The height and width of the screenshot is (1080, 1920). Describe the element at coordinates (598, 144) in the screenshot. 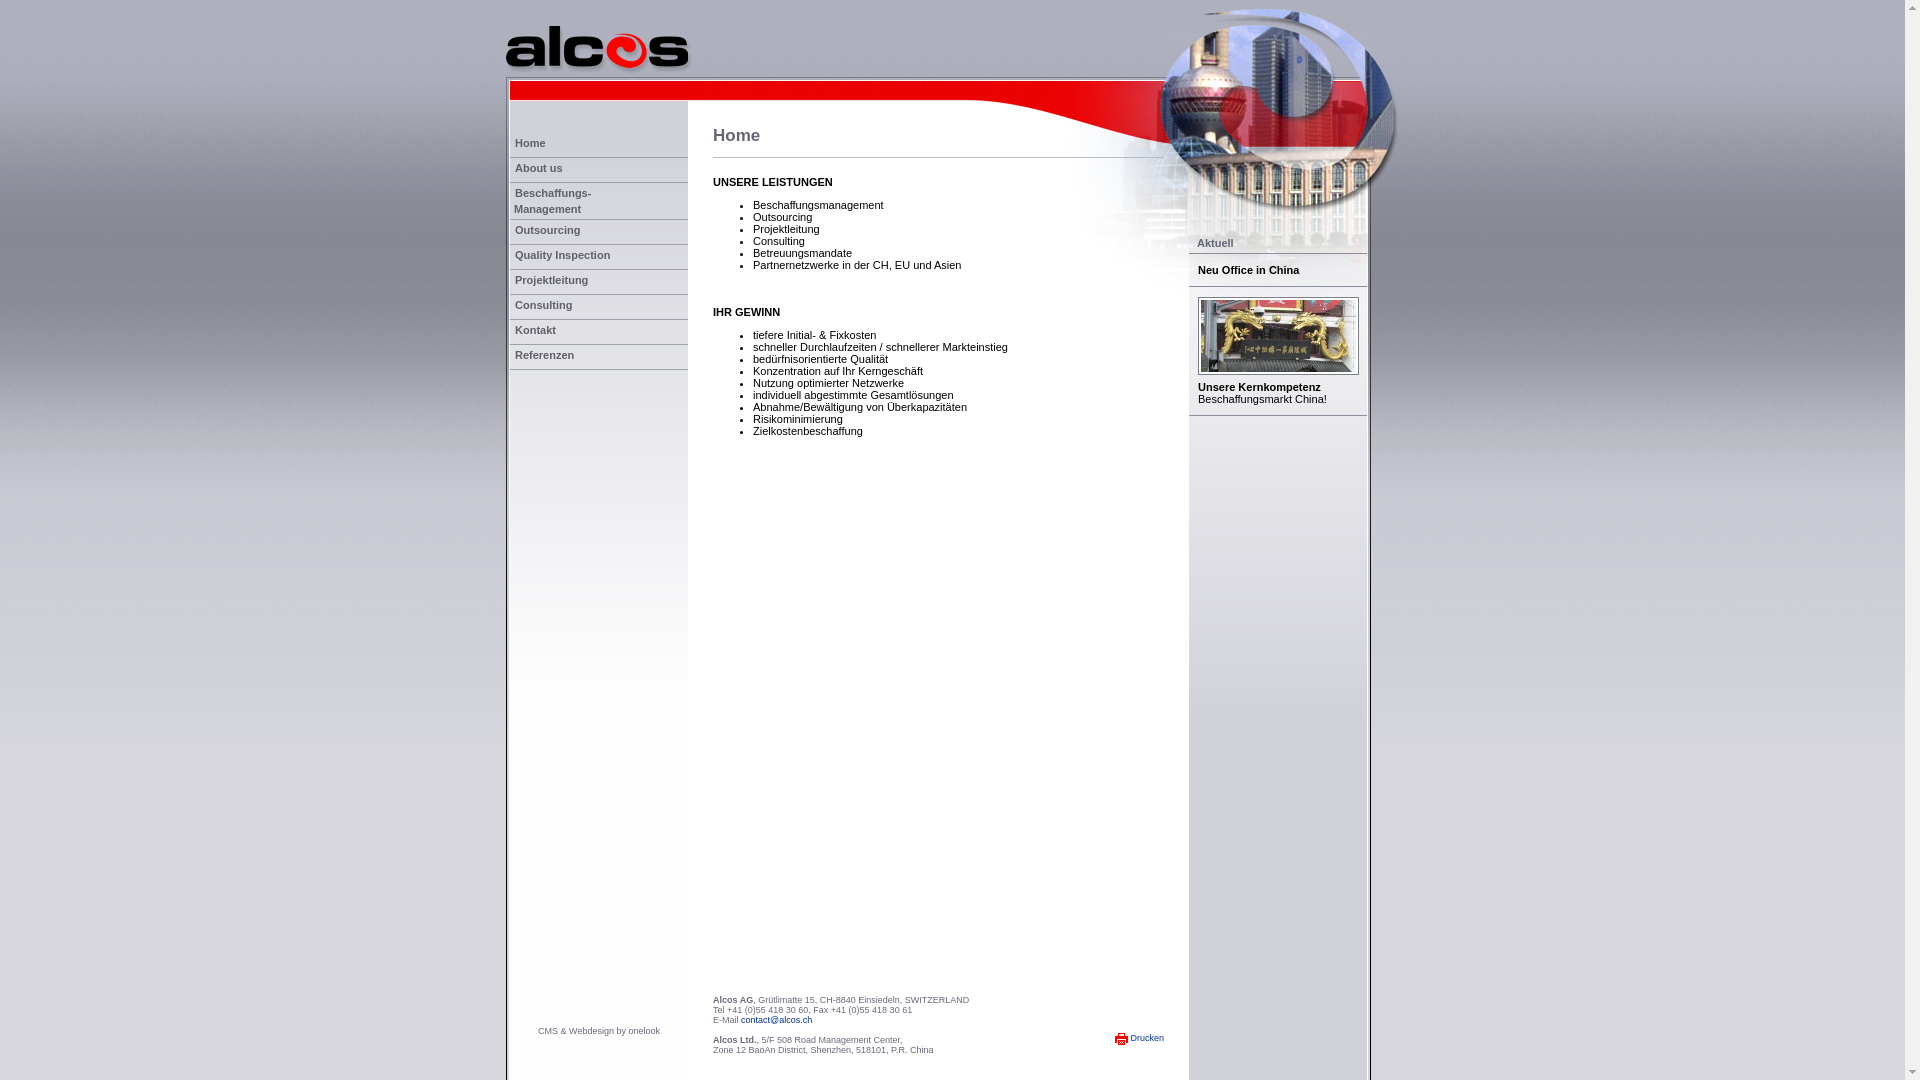

I see `'Home      '` at that location.